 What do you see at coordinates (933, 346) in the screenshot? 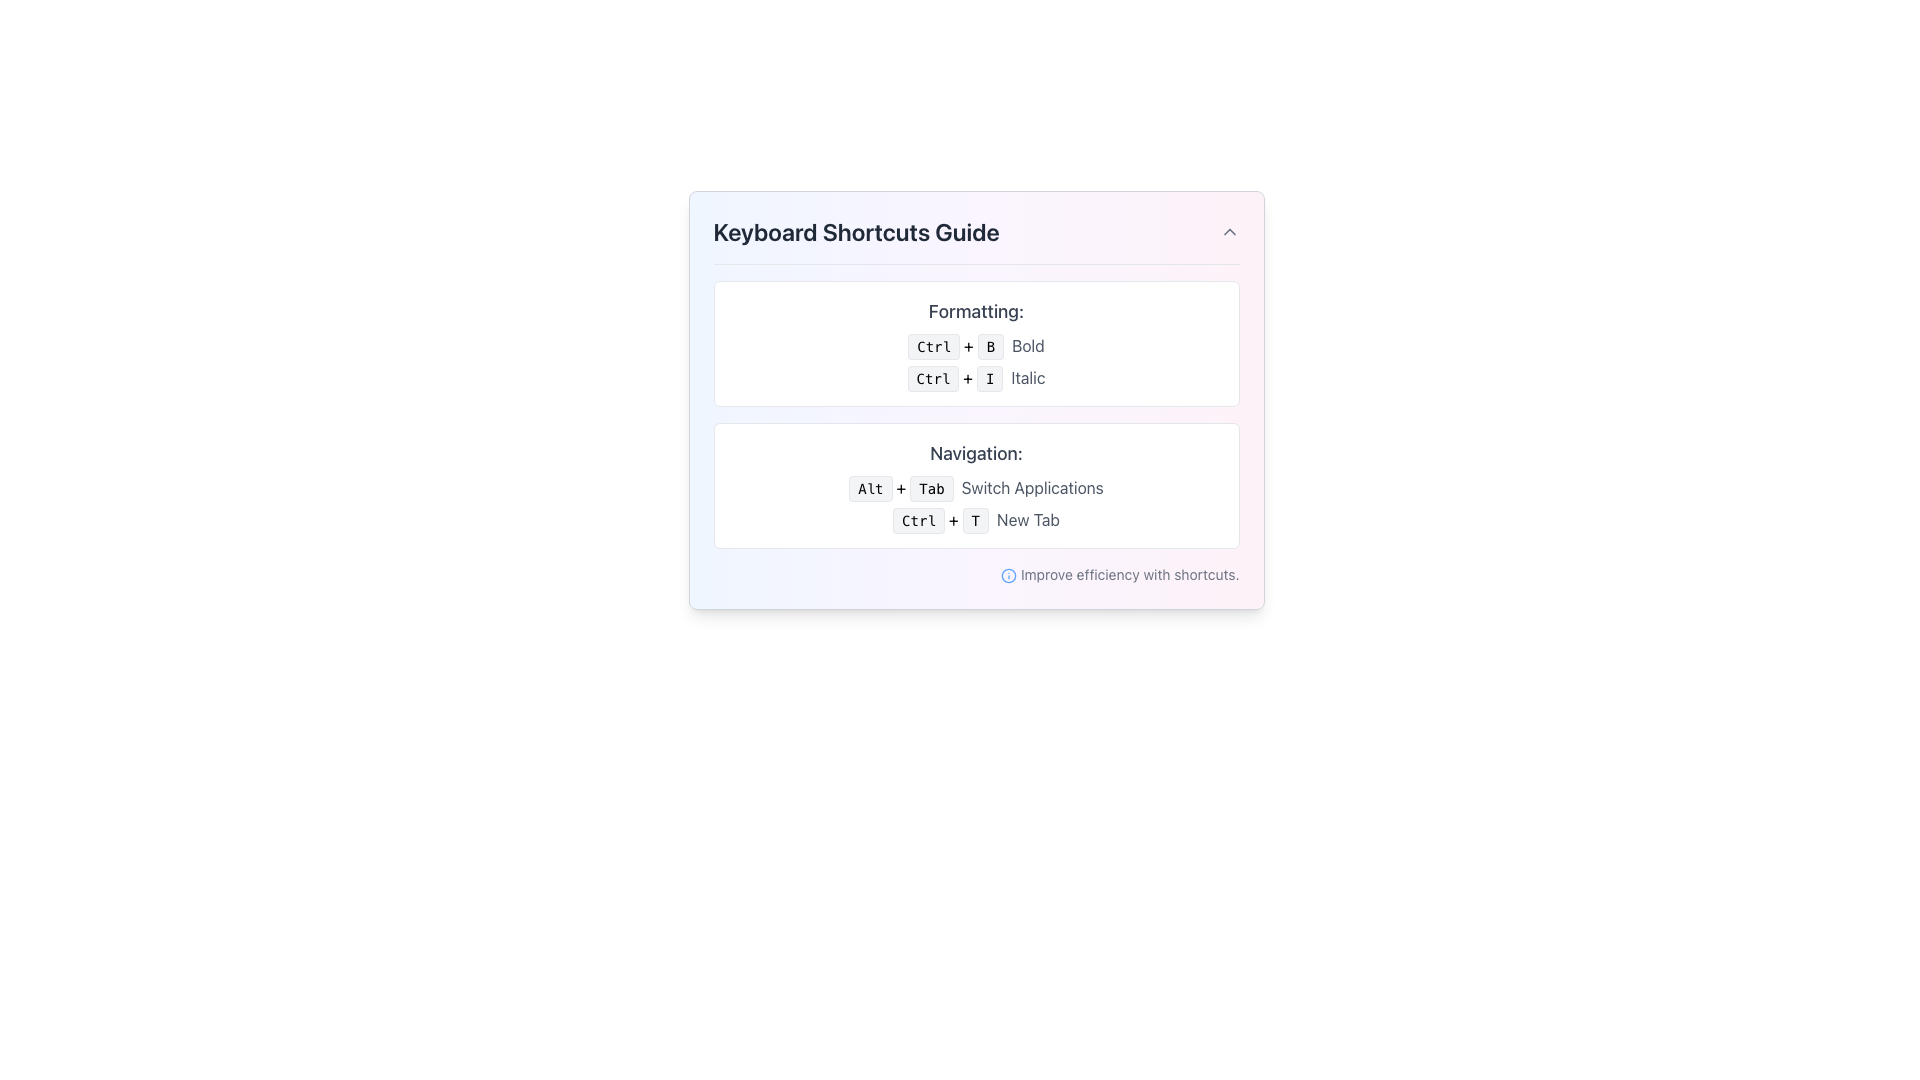
I see `the 'Ctrl' key label in the keyboard shortcut guide which is part of the 'Ctrl + B Bold' sequence, located to the left of the '+' sign` at bounding box center [933, 346].